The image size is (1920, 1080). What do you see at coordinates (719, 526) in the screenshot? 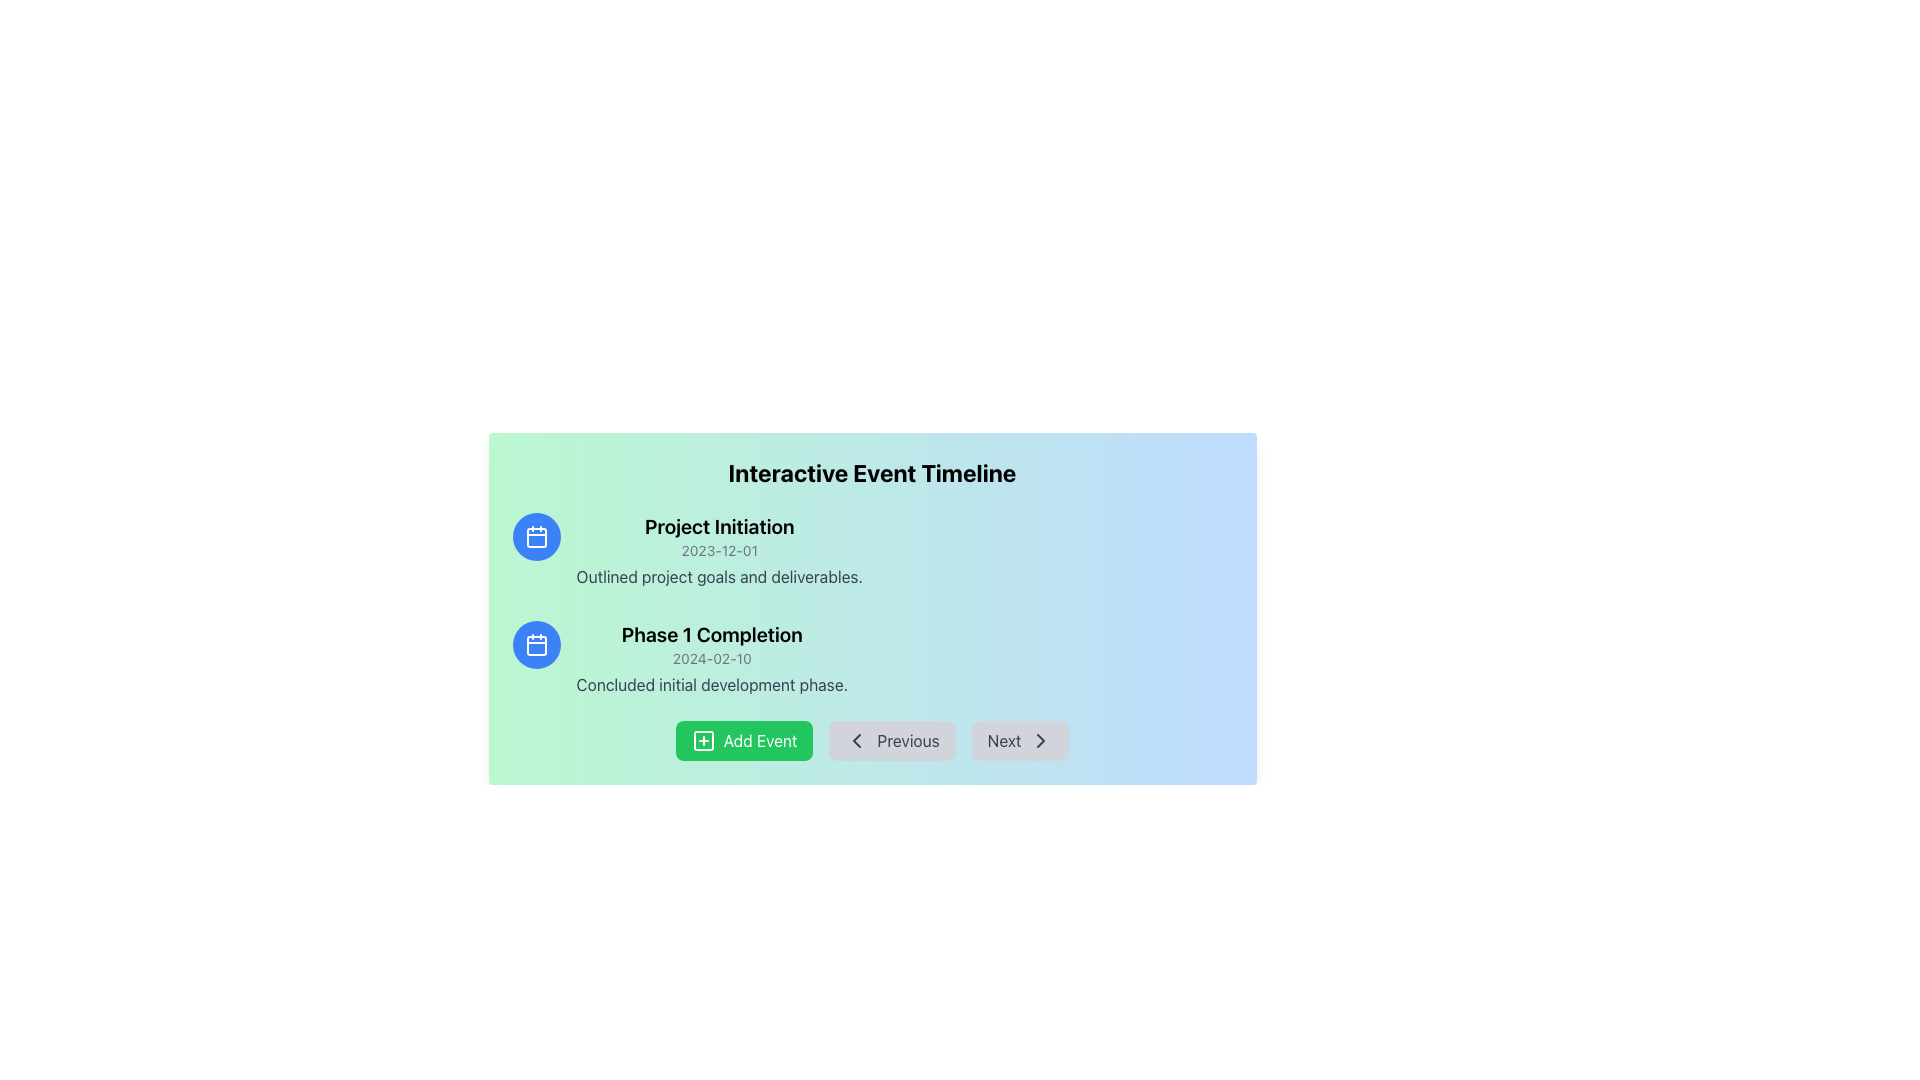
I see `Label or Header Text that serves as the title for the associated project event, located above the date '2023-12-01' and the description 'Outlined project goals and deliverables.'` at bounding box center [719, 526].